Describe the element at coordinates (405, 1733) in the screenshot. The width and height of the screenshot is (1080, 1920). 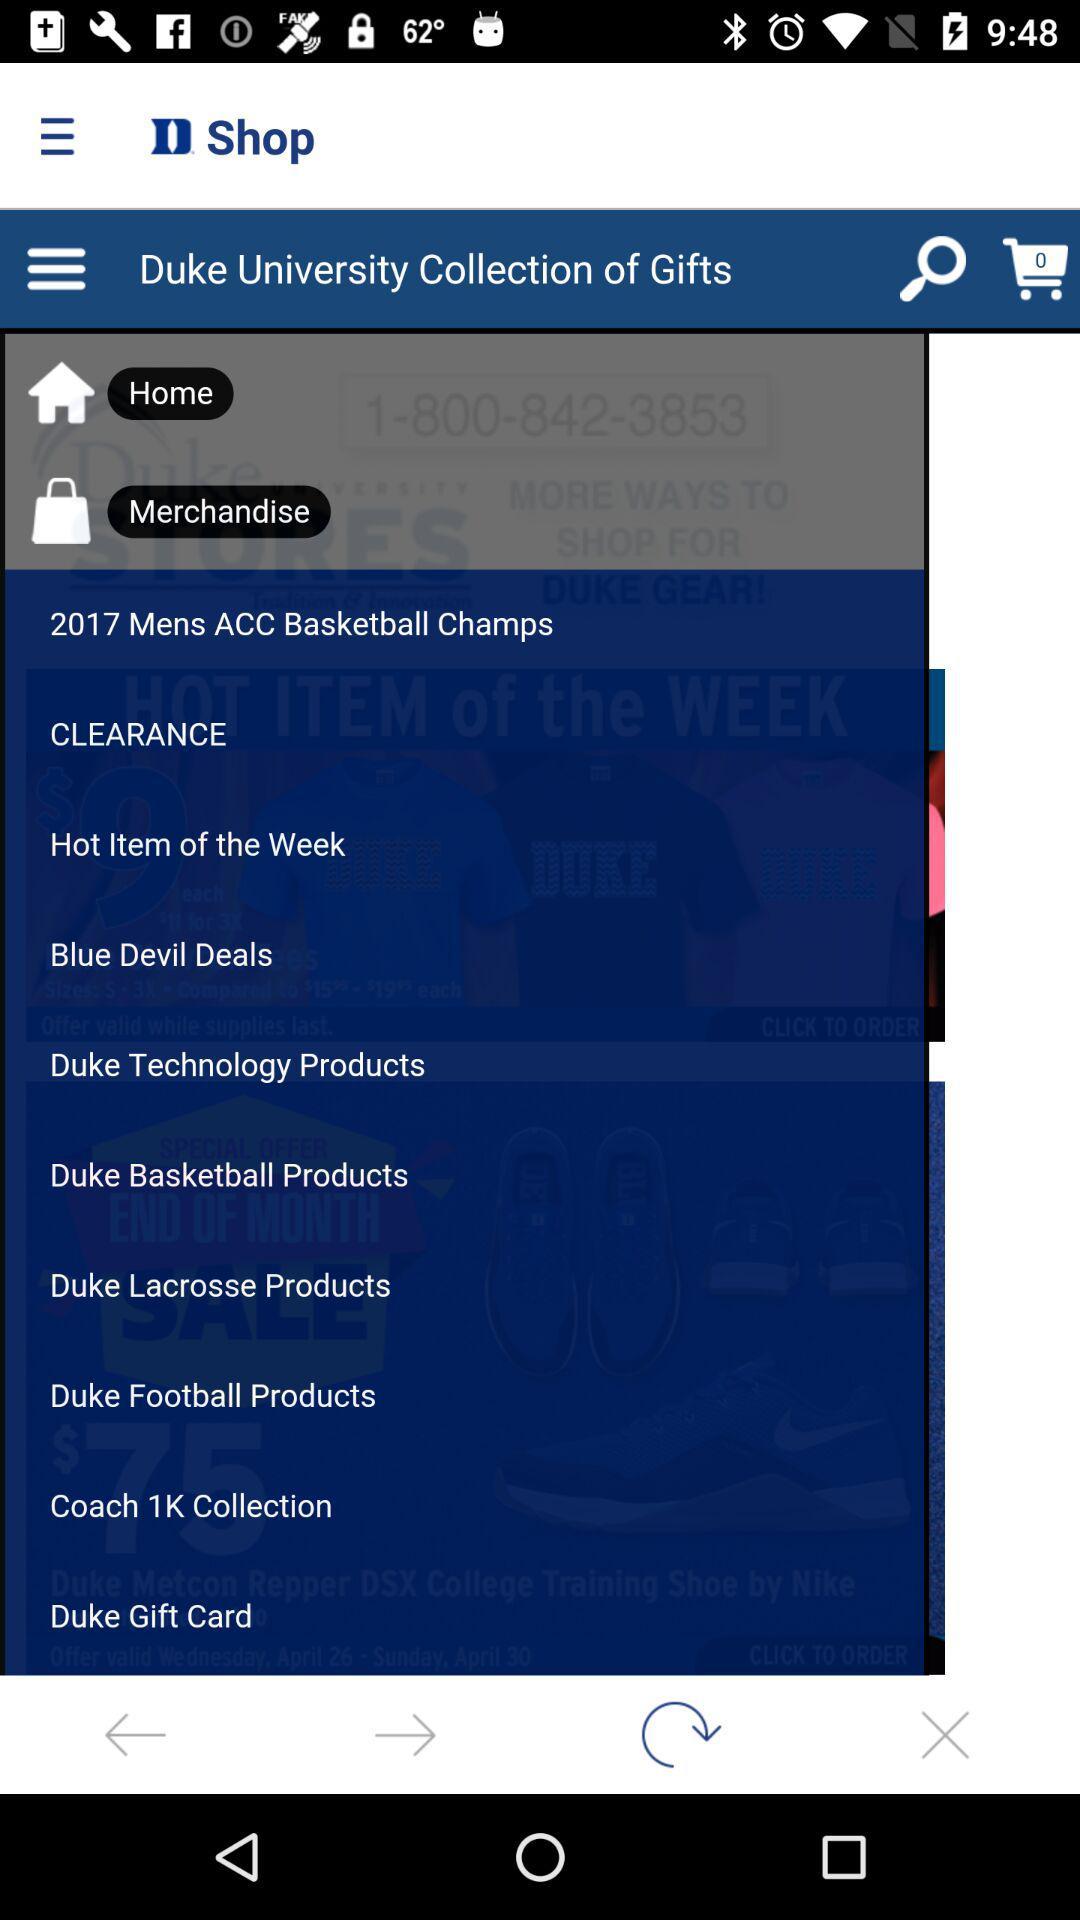
I see `next page` at that location.